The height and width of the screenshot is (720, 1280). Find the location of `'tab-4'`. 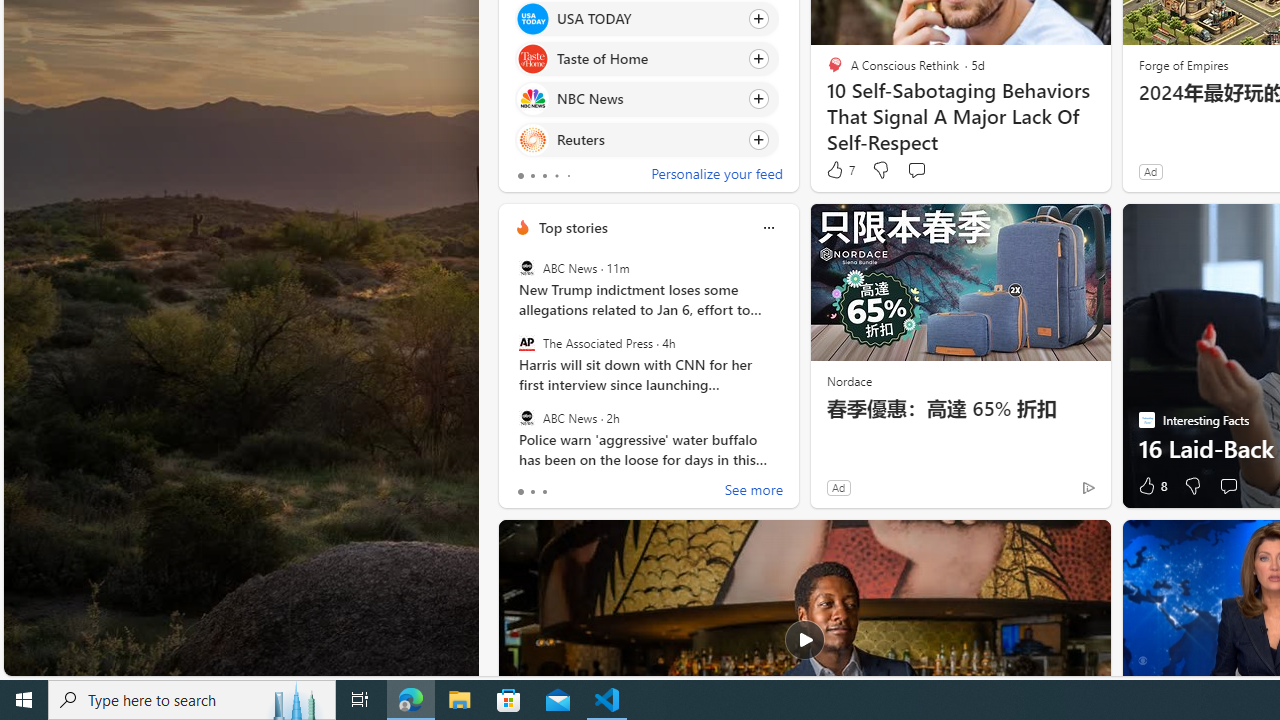

'tab-4' is located at coordinates (567, 175).